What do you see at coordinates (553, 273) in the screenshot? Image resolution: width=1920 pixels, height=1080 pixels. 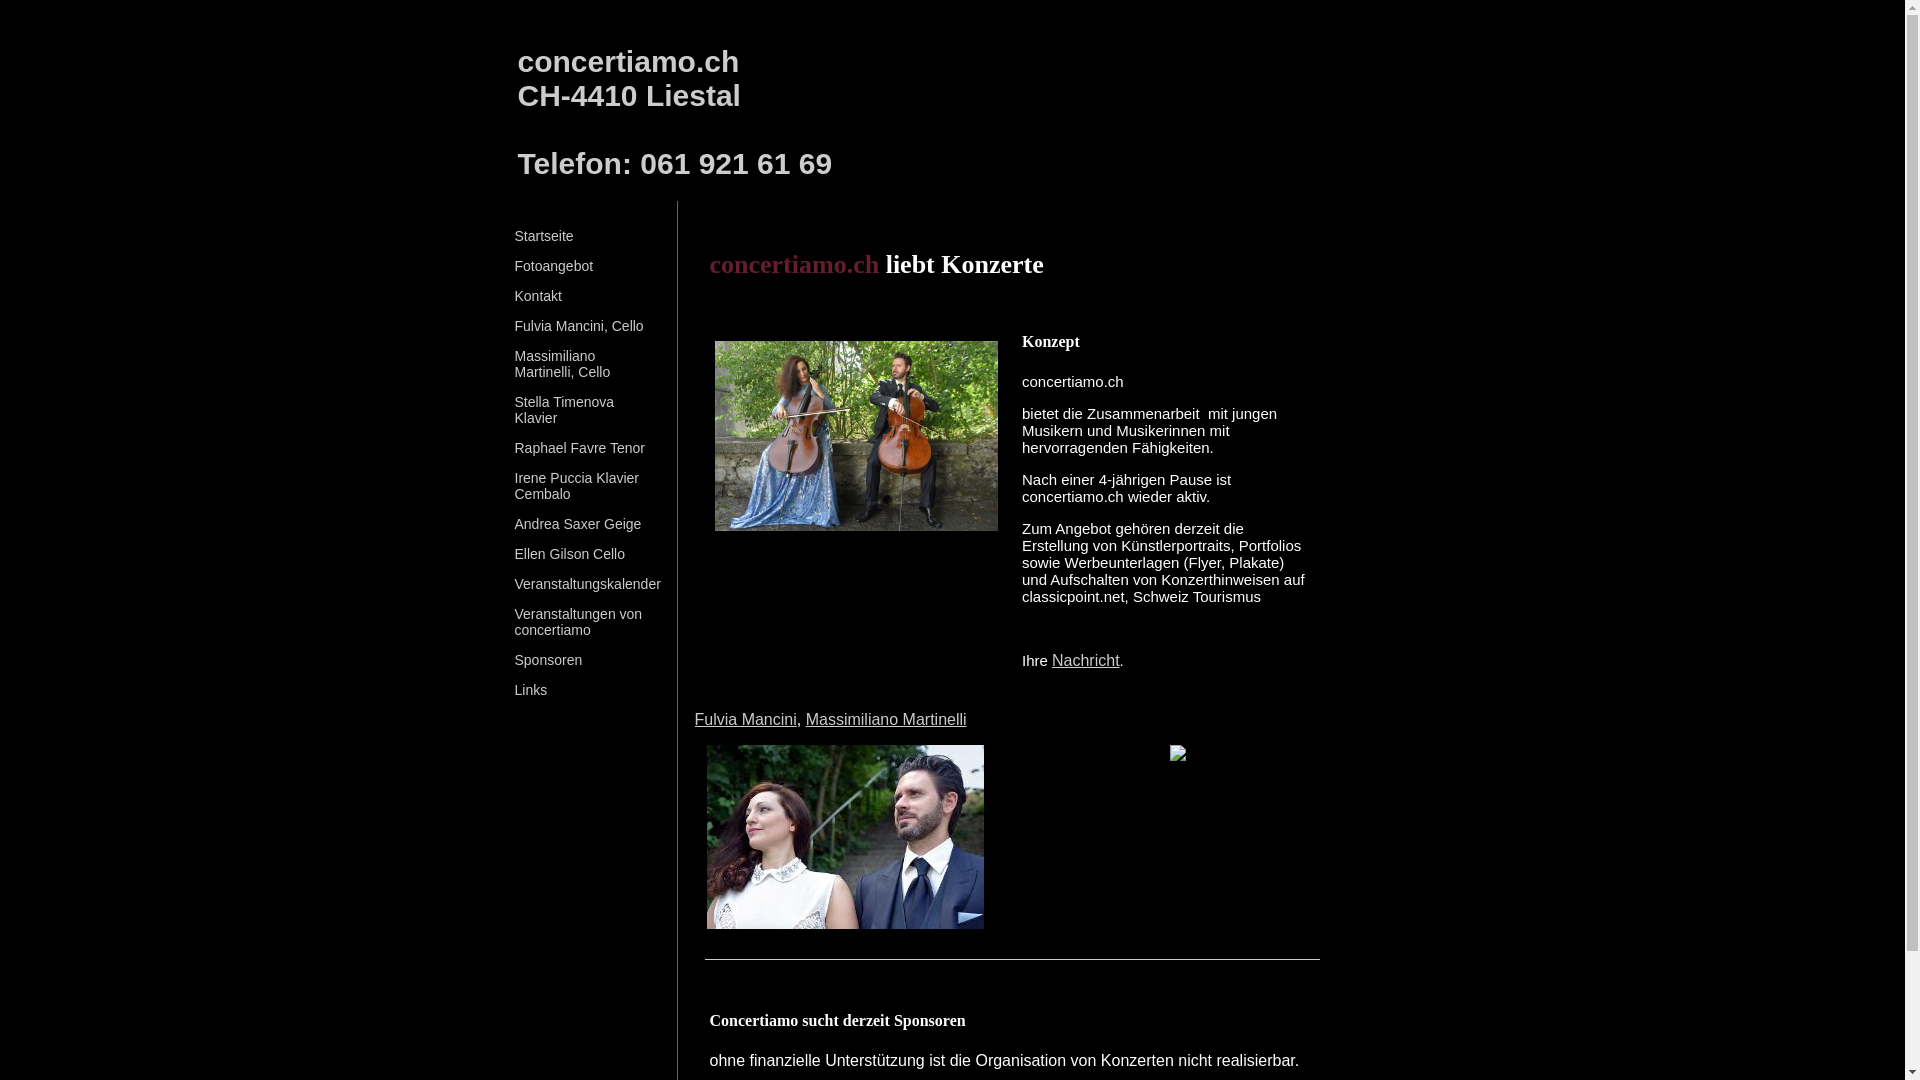 I see `'Fotoangebot'` at bounding box center [553, 273].